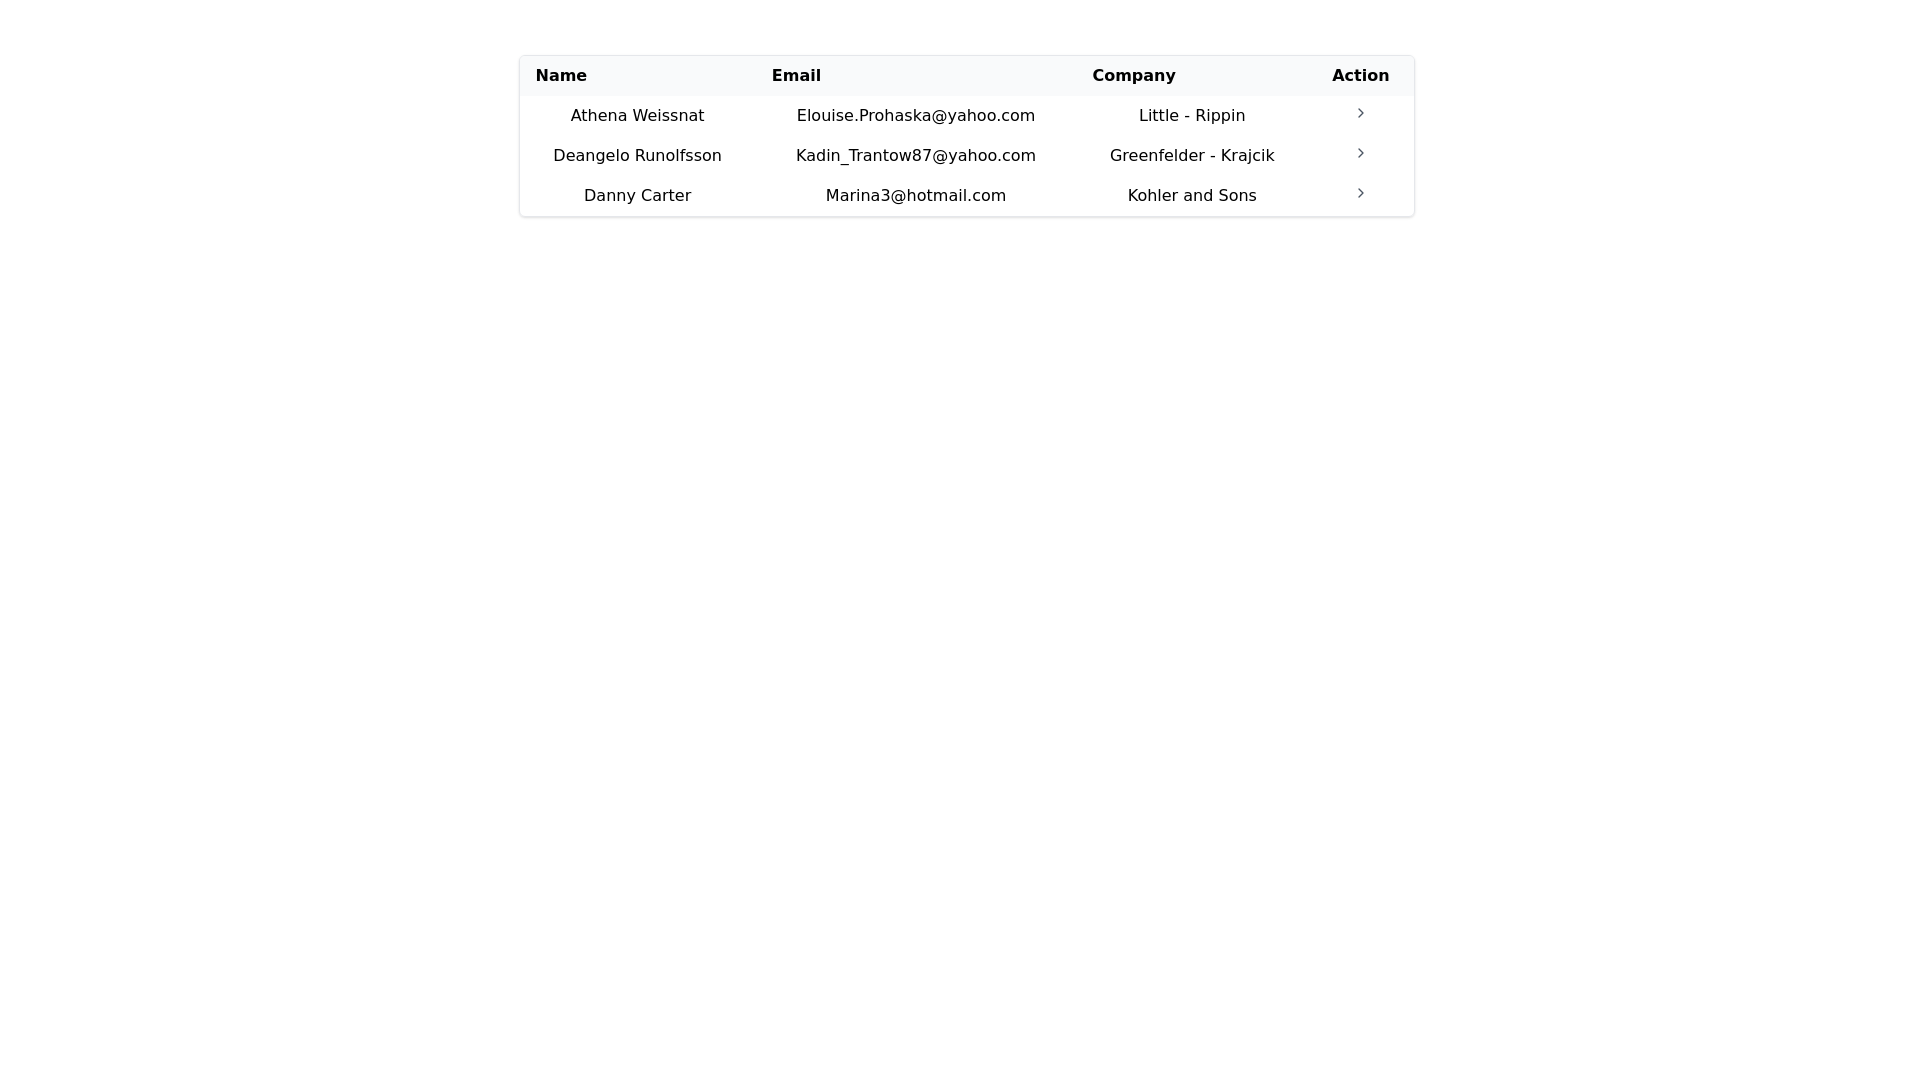 This screenshot has height=1080, width=1920. I want to click on the Text Label displaying 'Deangelo Runolfsson', which is located in the first column of the second row of a structured table layout, so click(636, 154).